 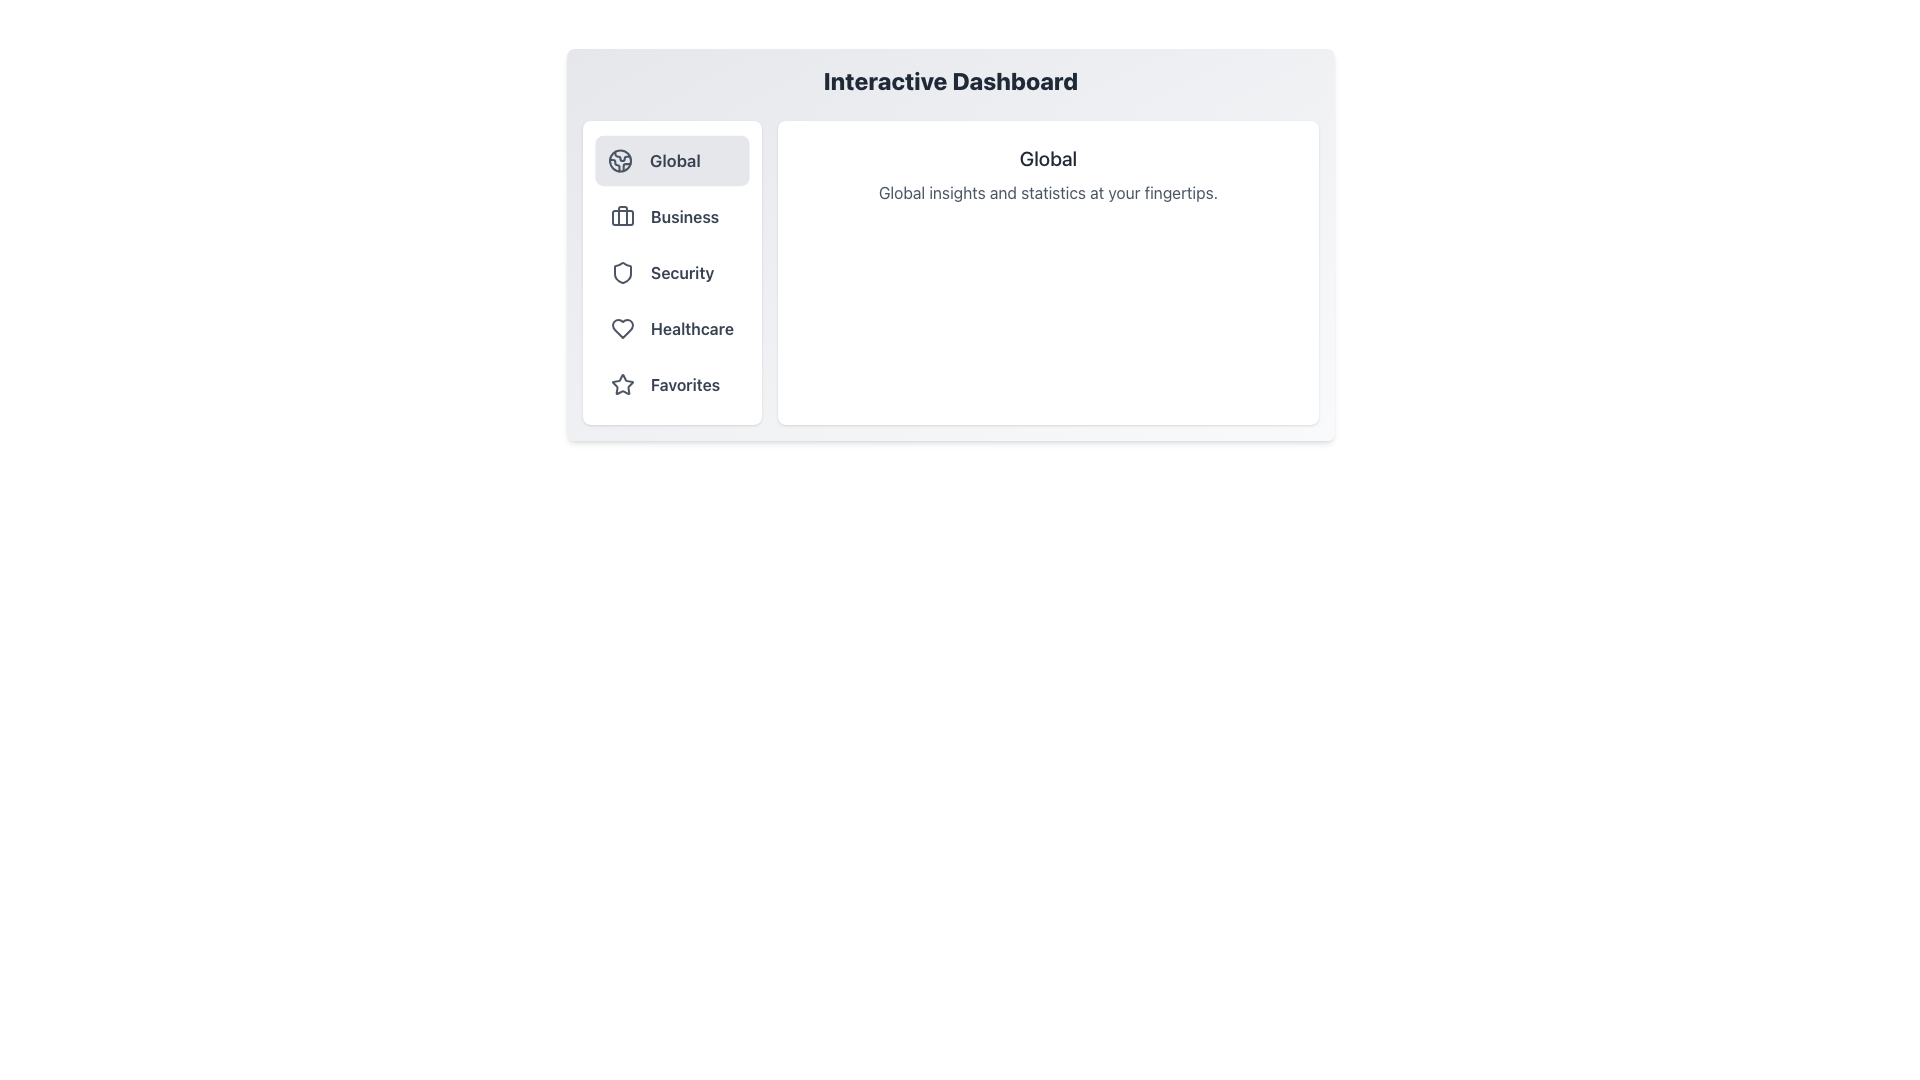 What do you see at coordinates (619, 160) in the screenshot?
I see `the circular SVG element located in the middle section of the SVG, which is filled with color and has no text content, by clicking on it` at bounding box center [619, 160].